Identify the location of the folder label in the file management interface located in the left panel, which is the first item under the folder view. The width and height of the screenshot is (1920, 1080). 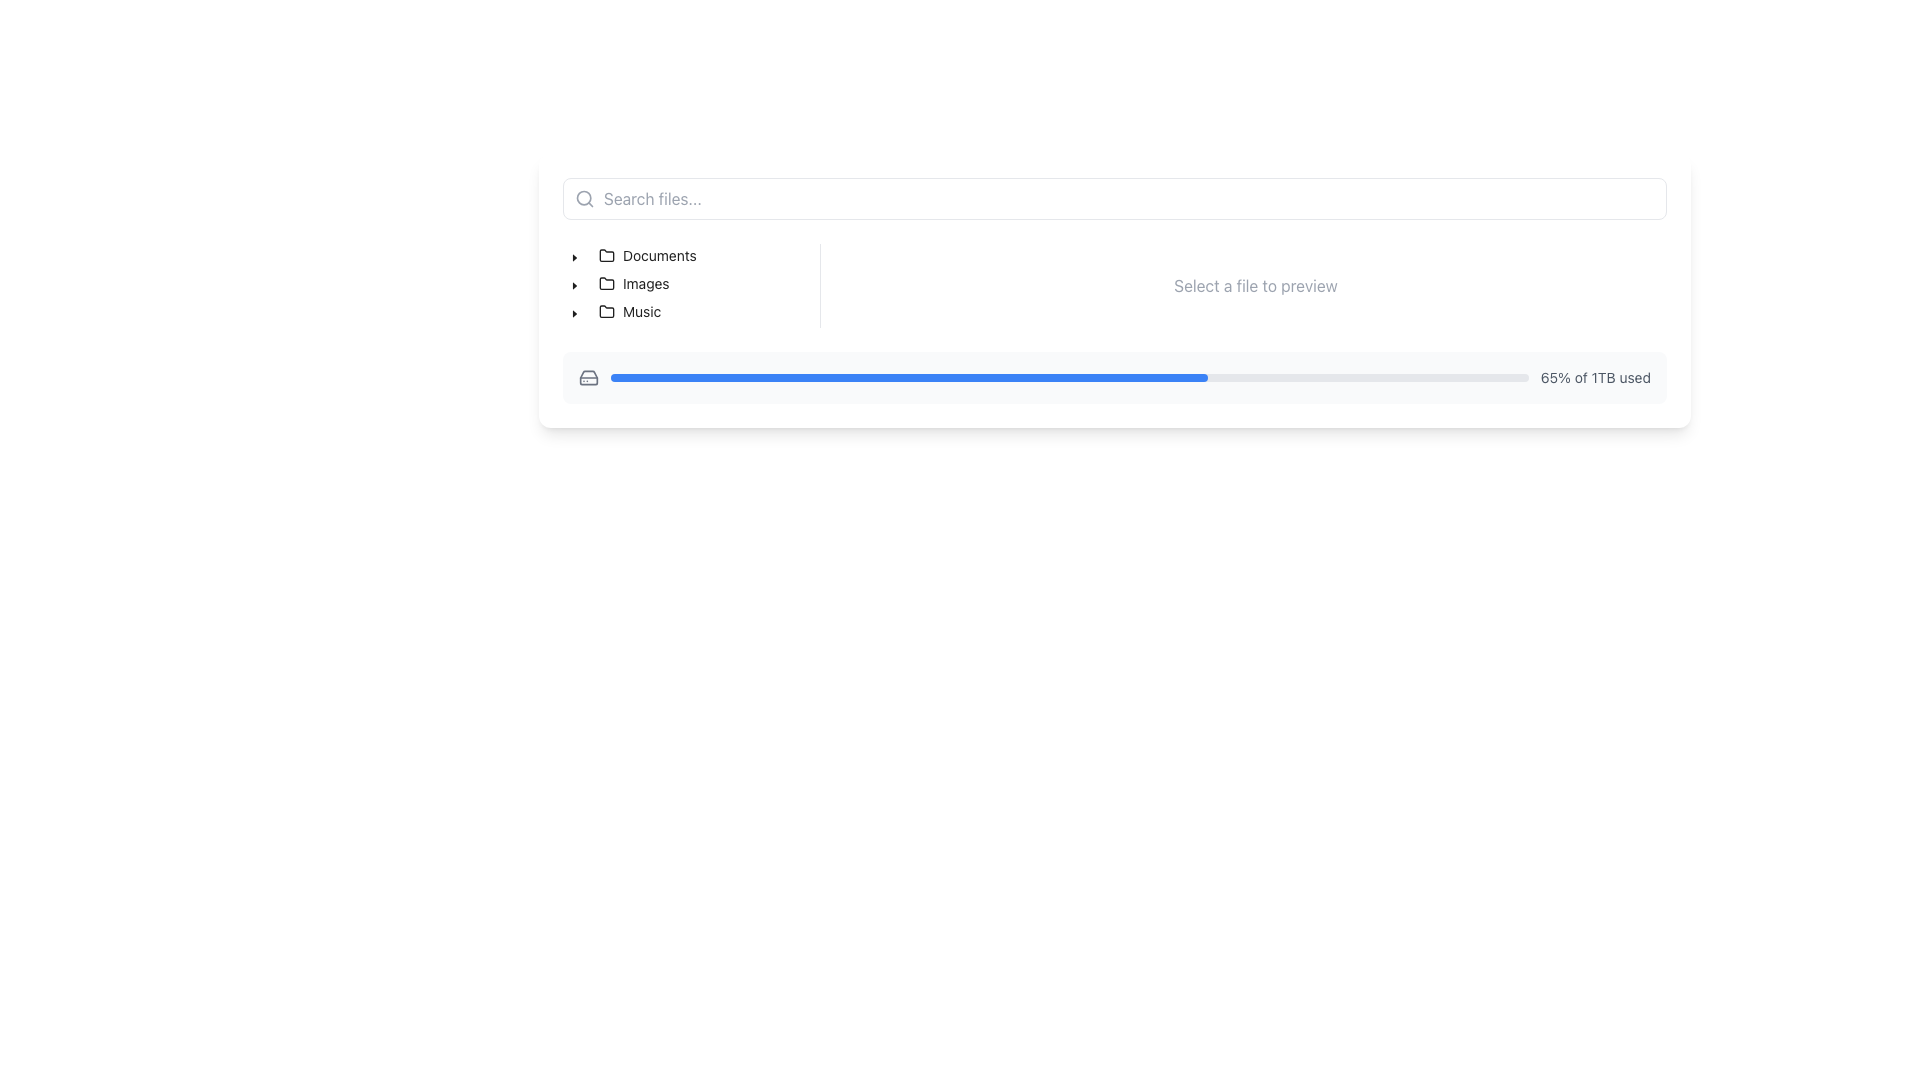
(647, 254).